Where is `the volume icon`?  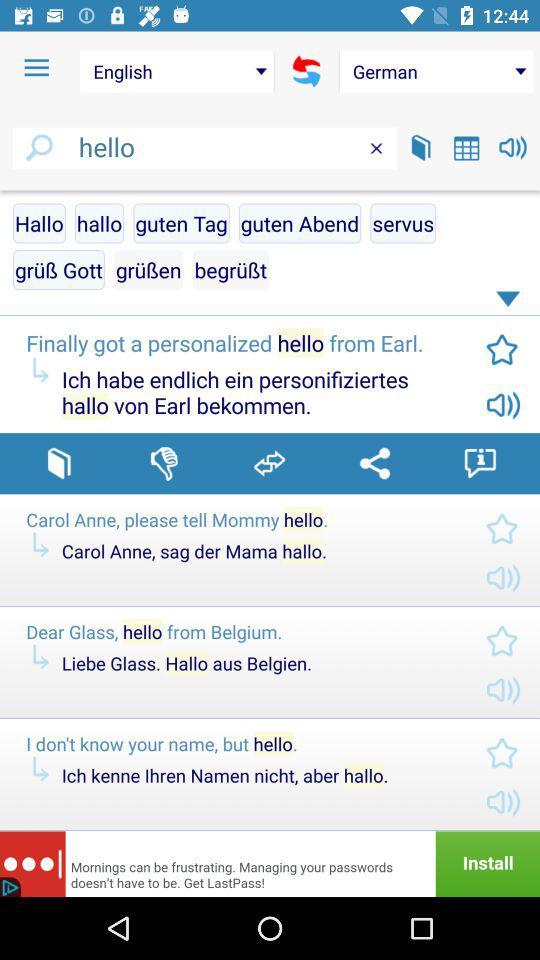
the volume icon is located at coordinates (513, 146).